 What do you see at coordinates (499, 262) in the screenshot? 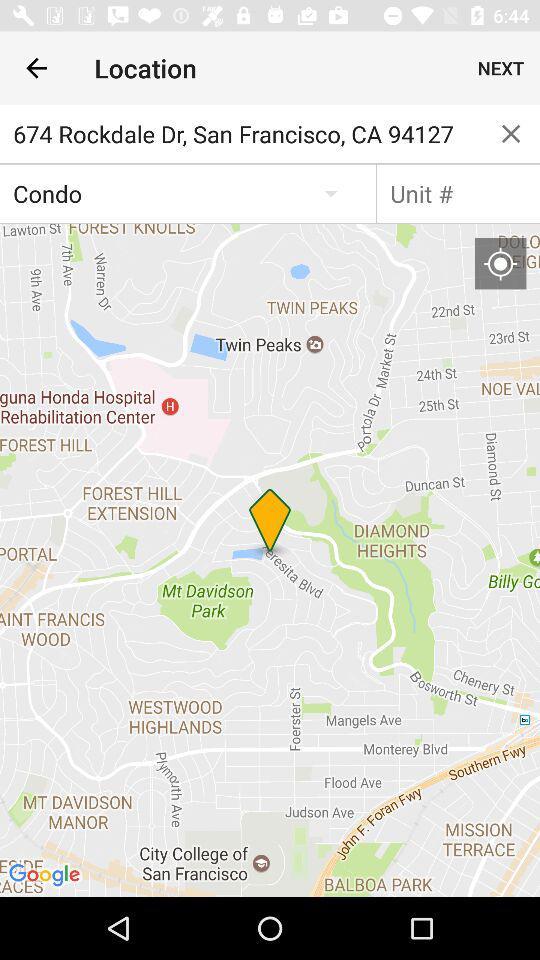
I see `center the map` at bounding box center [499, 262].